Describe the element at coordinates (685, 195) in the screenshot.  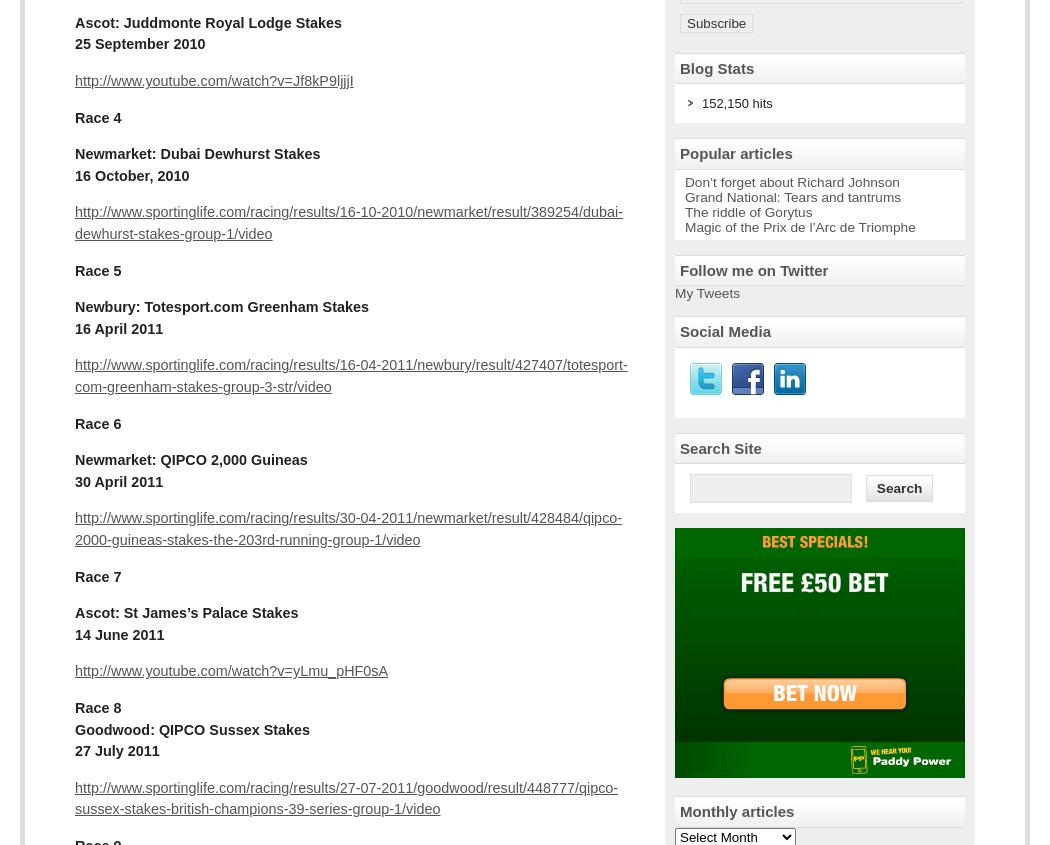
I see `'Grand National: Tears and tantrums'` at that location.